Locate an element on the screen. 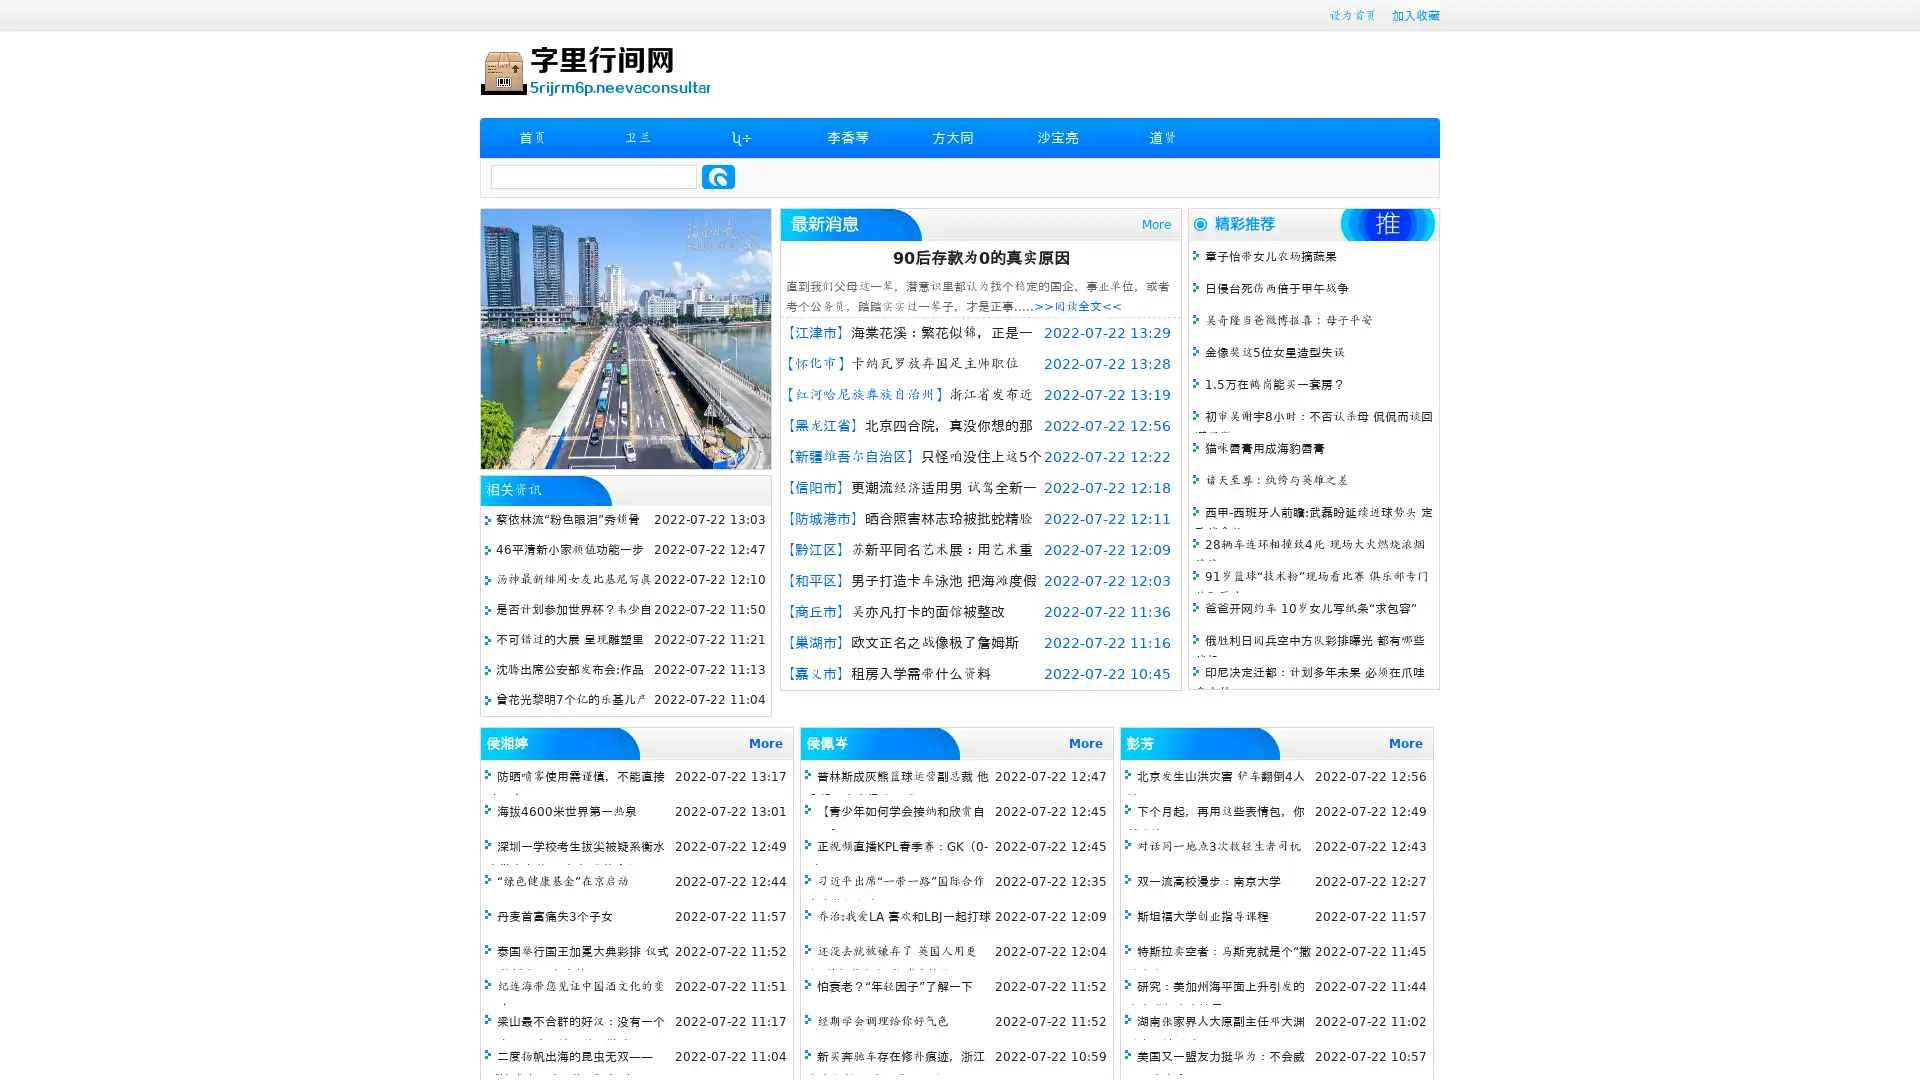 The height and width of the screenshot is (1080, 1920). Search is located at coordinates (718, 176).